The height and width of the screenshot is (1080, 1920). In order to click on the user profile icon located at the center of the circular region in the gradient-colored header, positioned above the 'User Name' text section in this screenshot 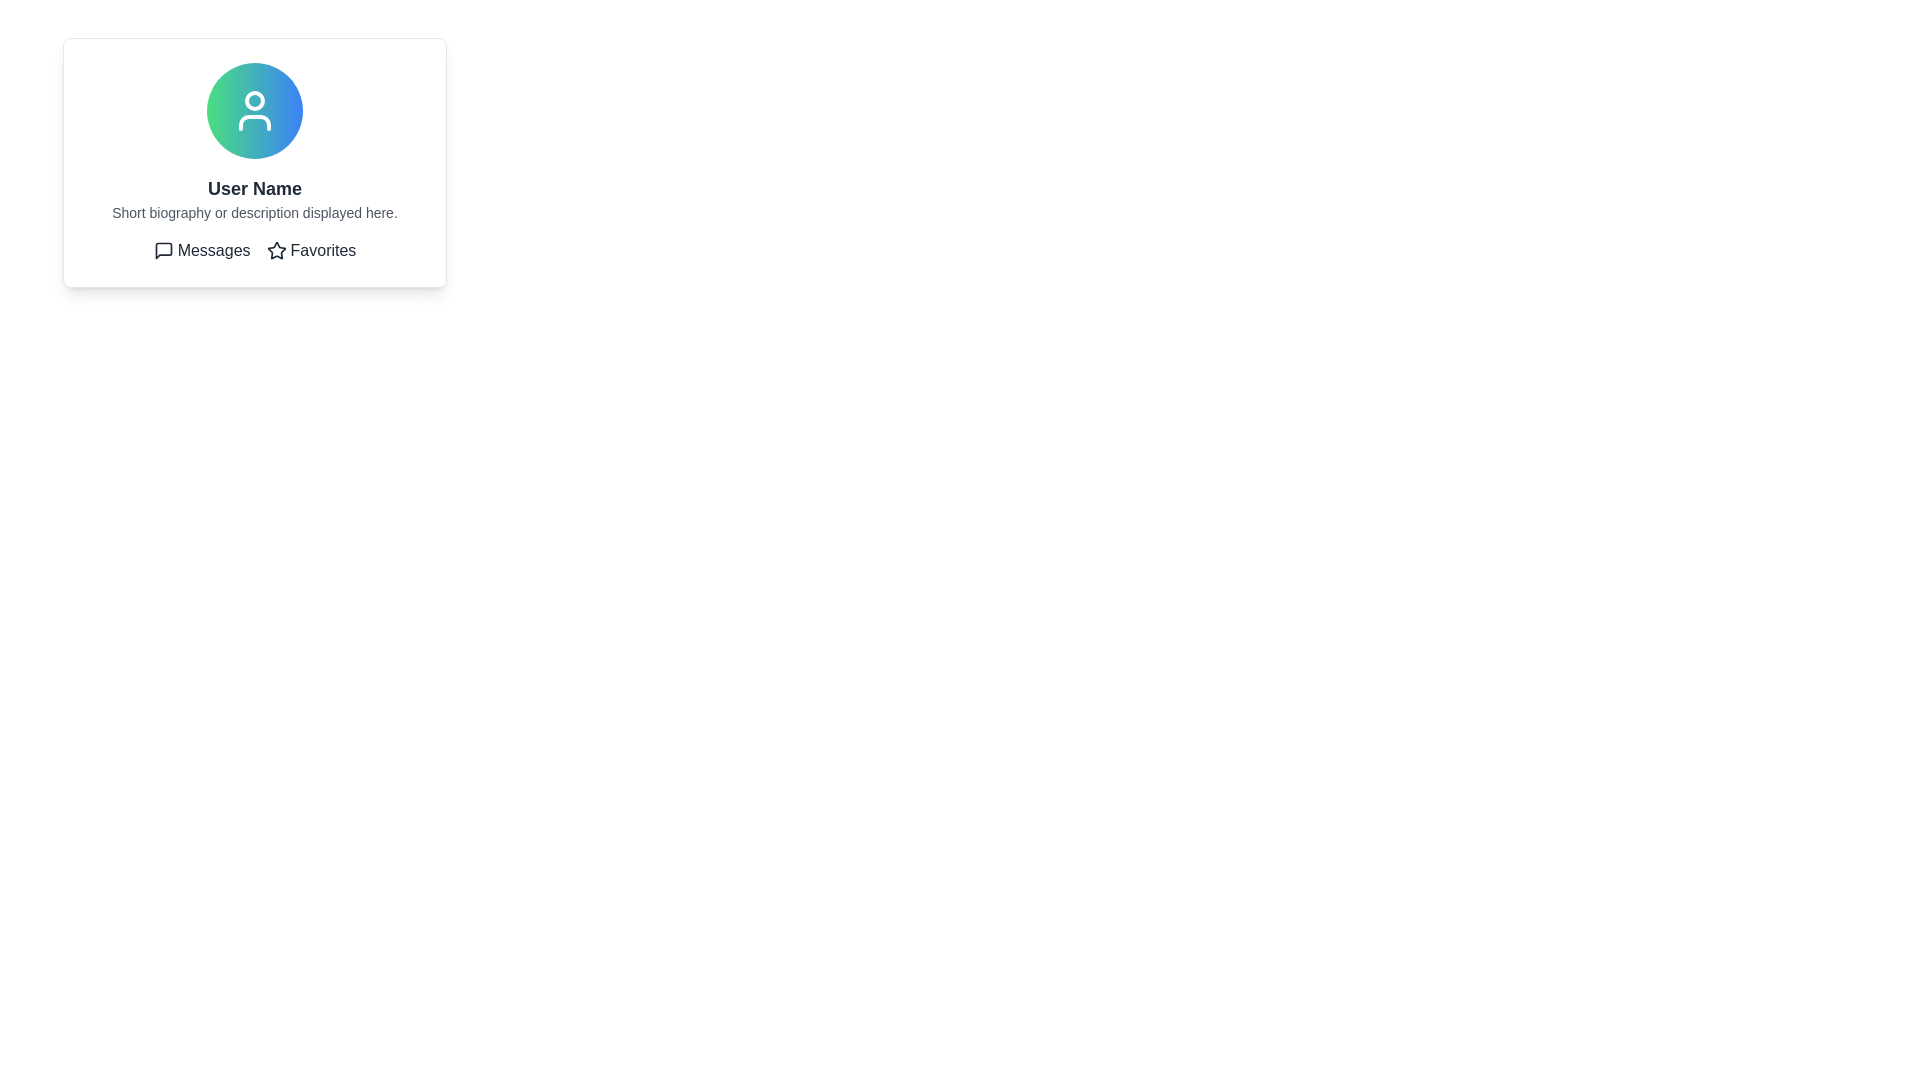, I will do `click(253, 111)`.